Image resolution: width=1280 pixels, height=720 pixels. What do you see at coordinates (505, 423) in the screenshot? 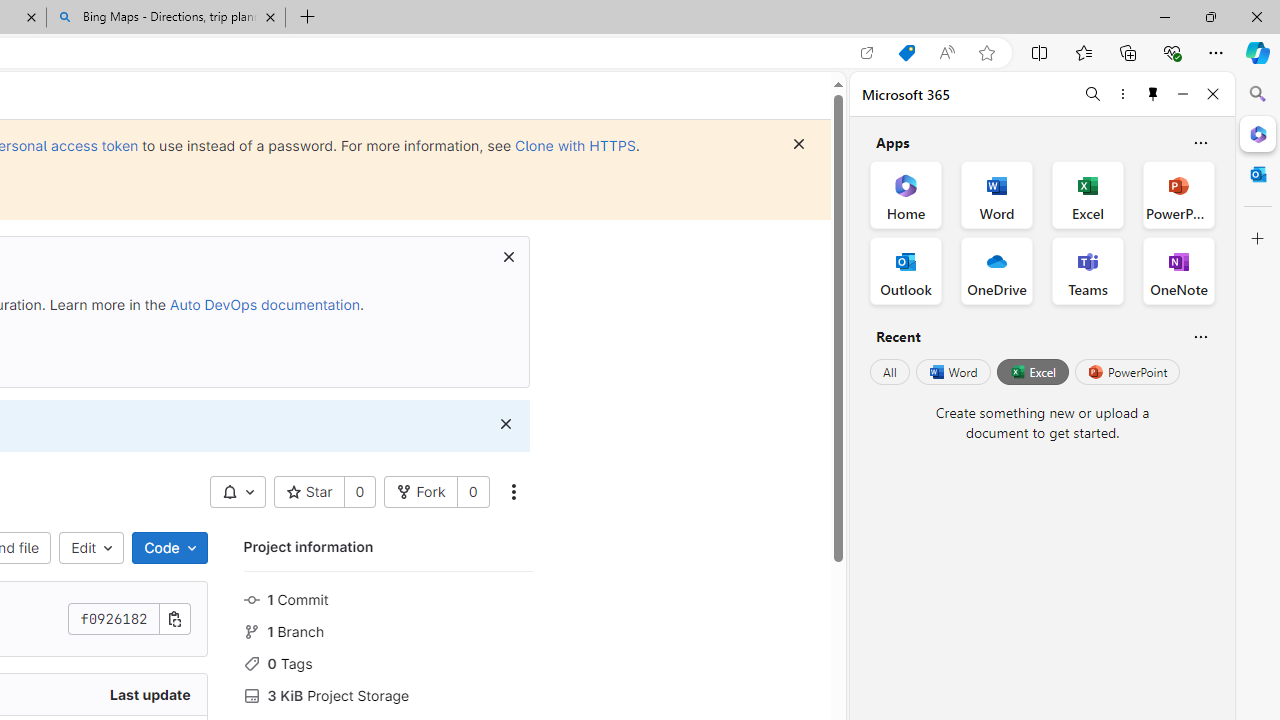
I see `'Class: s16 gl-icon gl-button-icon '` at bounding box center [505, 423].